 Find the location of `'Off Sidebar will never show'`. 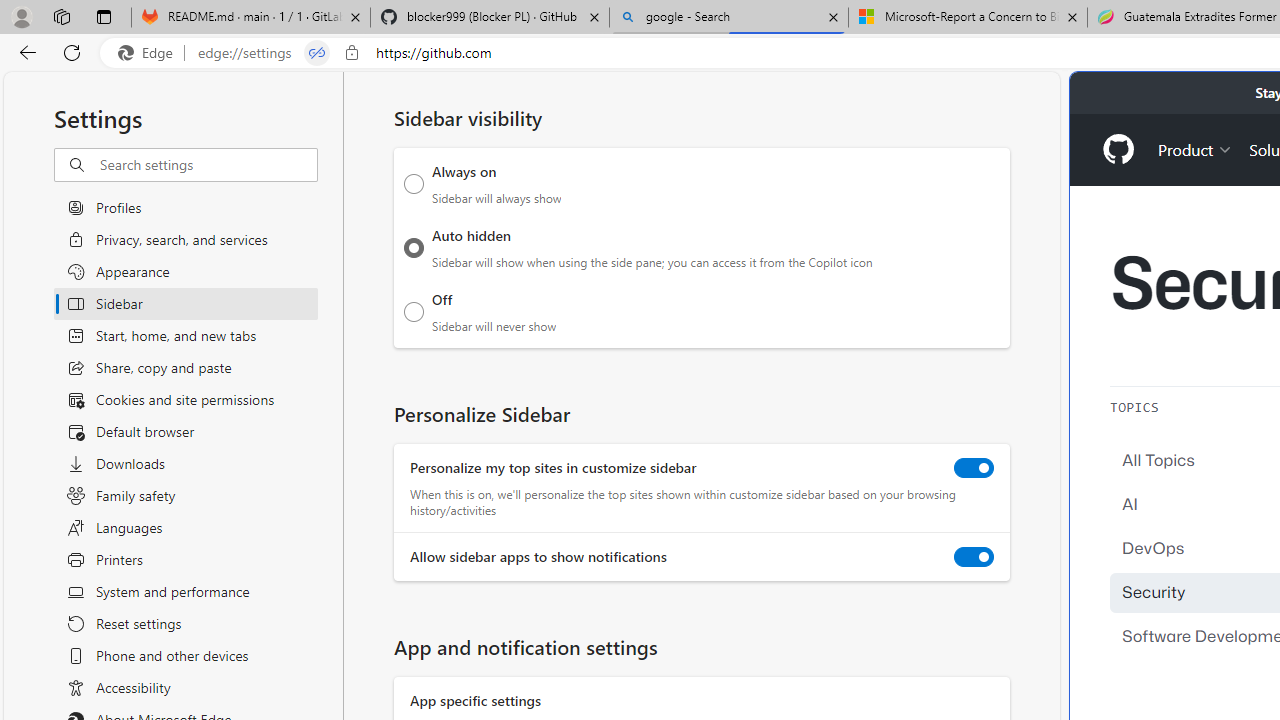

'Off Sidebar will never show' is located at coordinates (413, 311).